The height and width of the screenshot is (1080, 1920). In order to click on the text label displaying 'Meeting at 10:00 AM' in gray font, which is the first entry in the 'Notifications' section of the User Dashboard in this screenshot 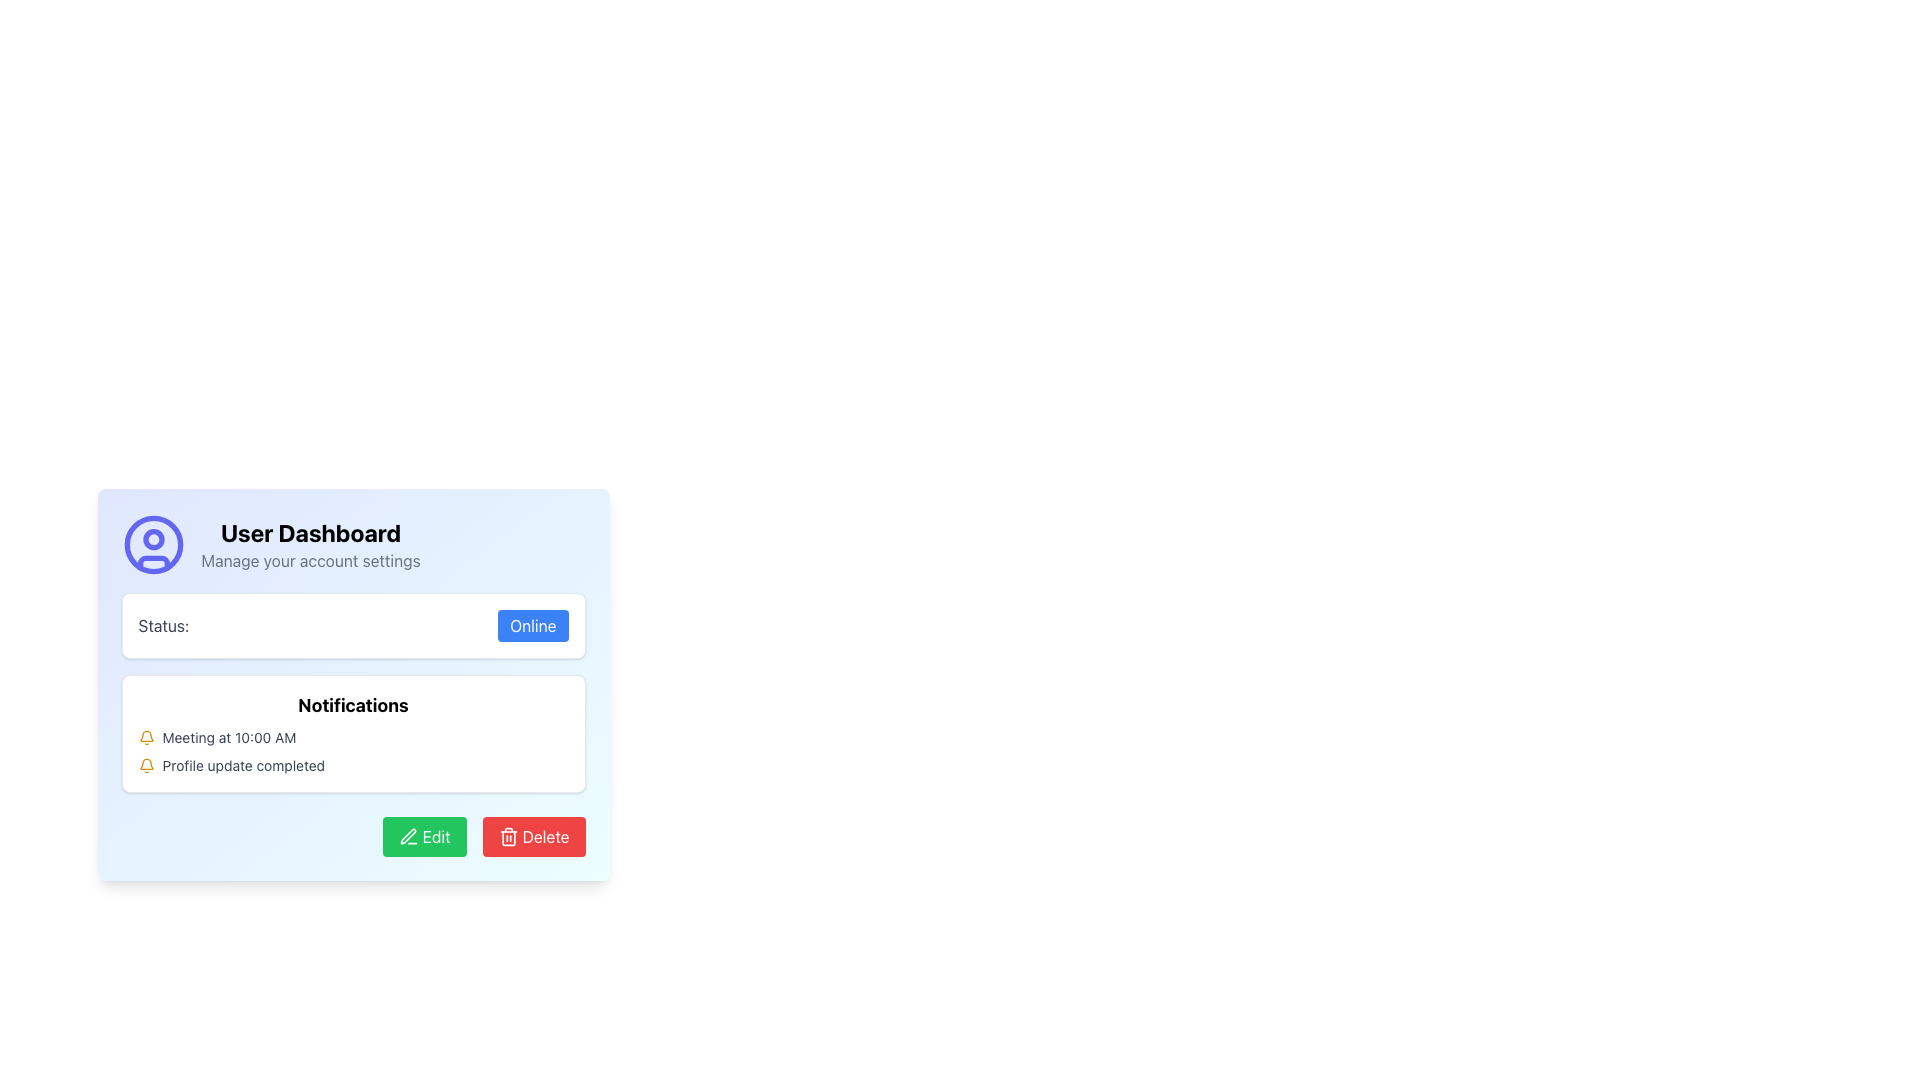, I will do `click(229, 737)`.